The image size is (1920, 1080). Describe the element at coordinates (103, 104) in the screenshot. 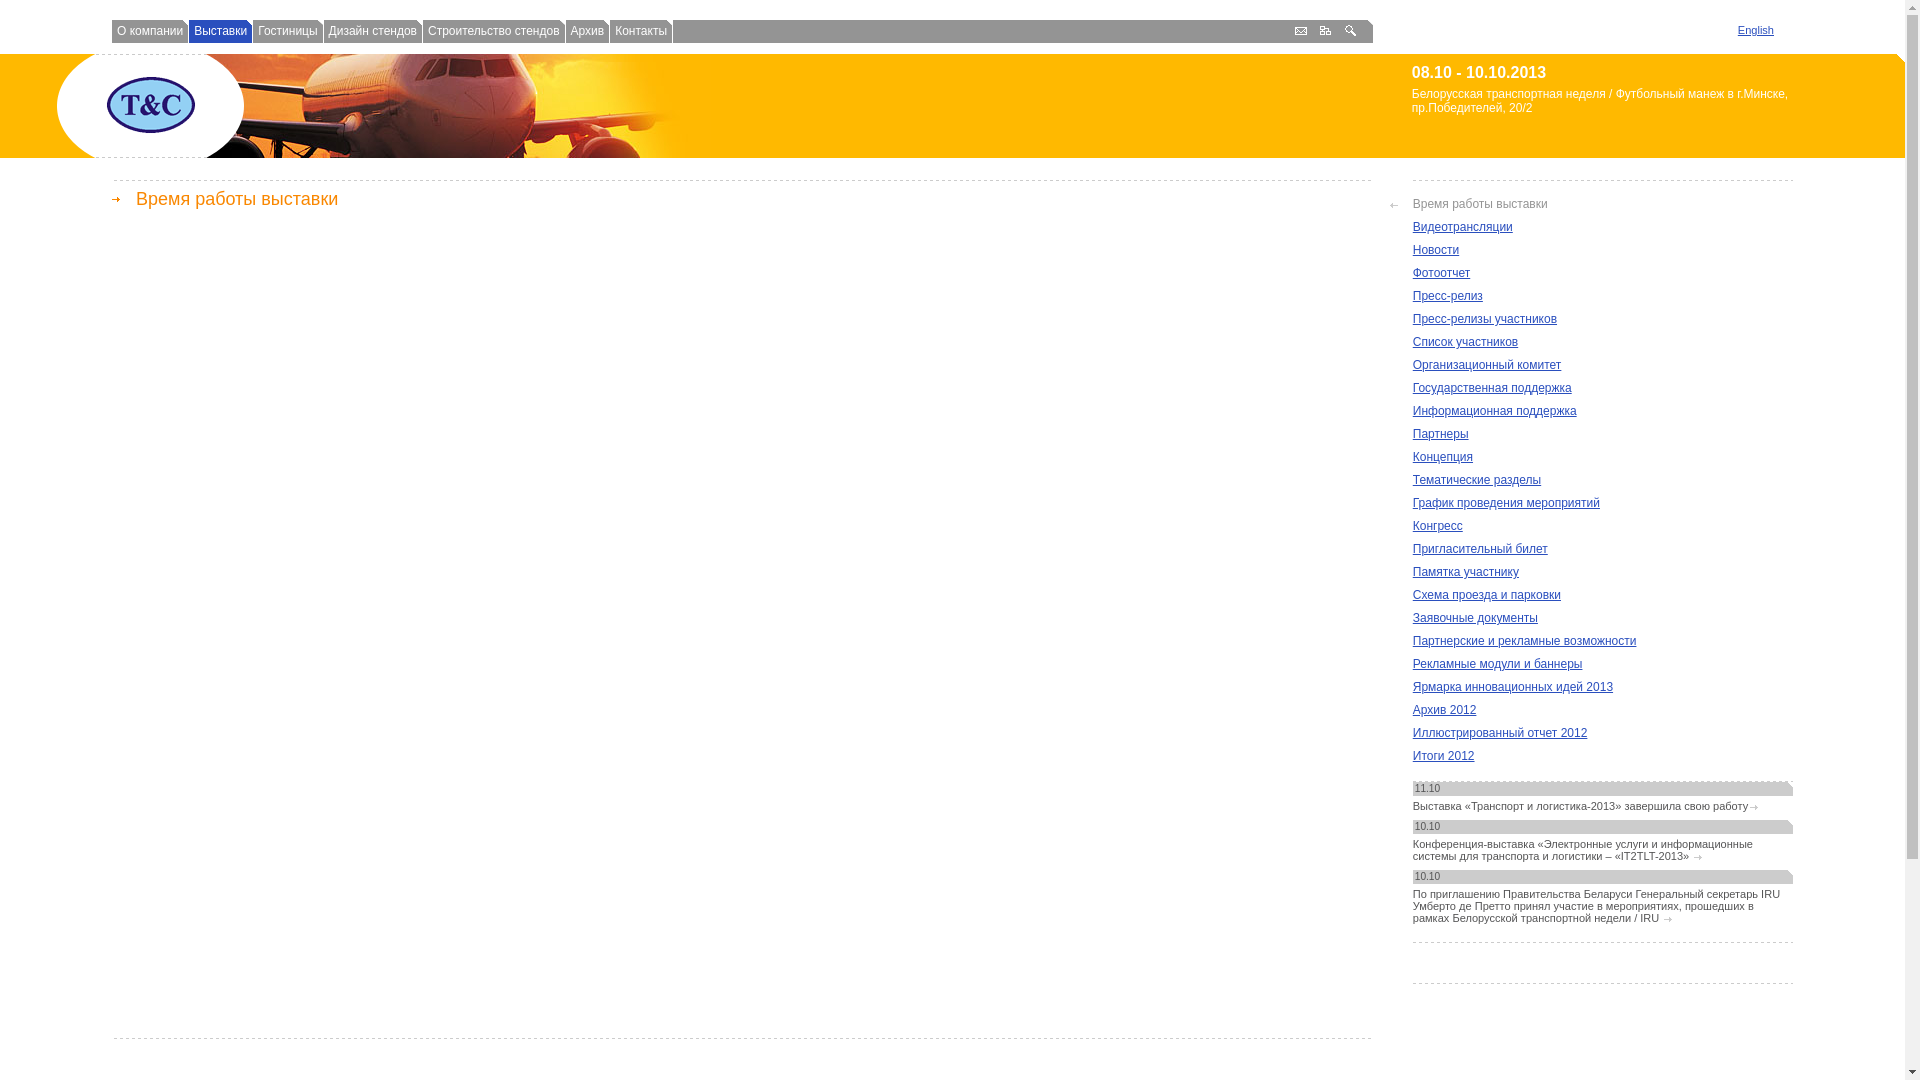

I see `'t&c'` at that location.